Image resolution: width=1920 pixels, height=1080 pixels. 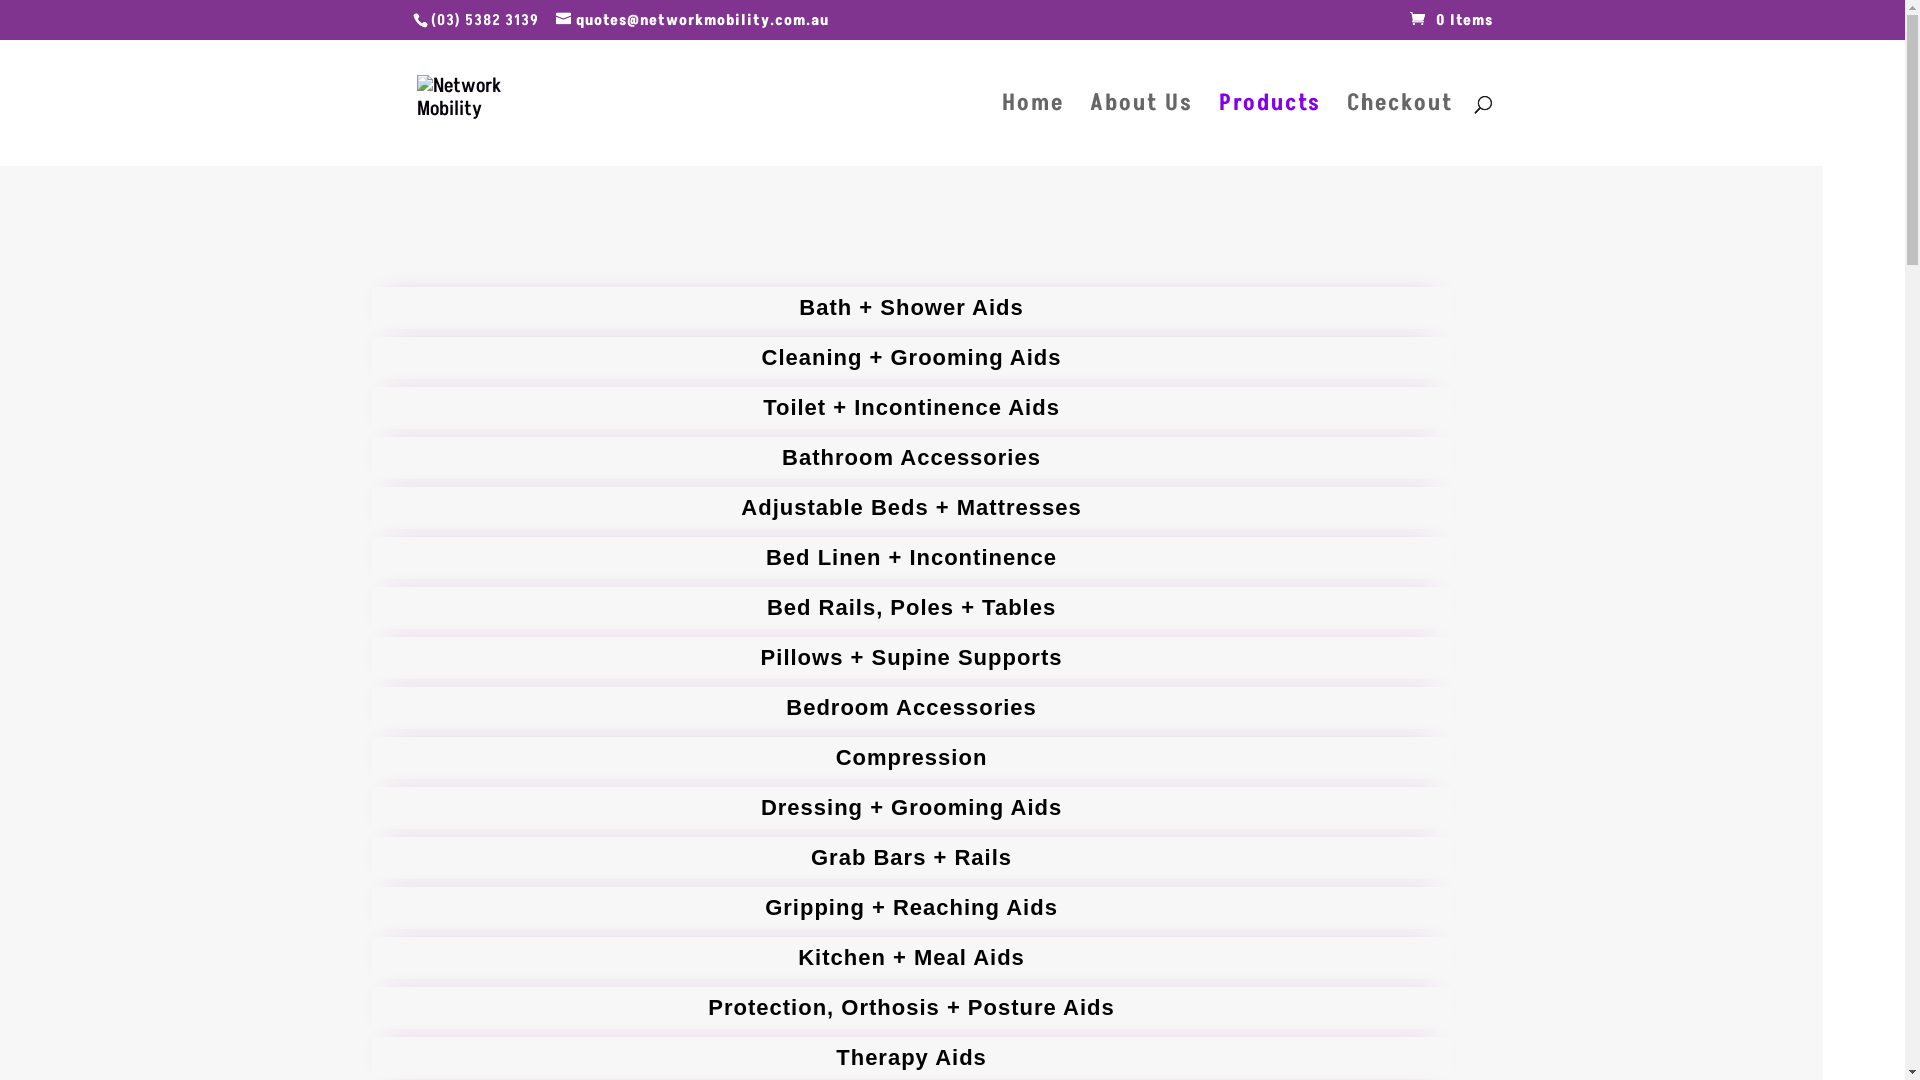 What do you see at coordinates (1397, 131) in the screenshot?
I see `'Checkout'` at bounding box center [1397, 131].